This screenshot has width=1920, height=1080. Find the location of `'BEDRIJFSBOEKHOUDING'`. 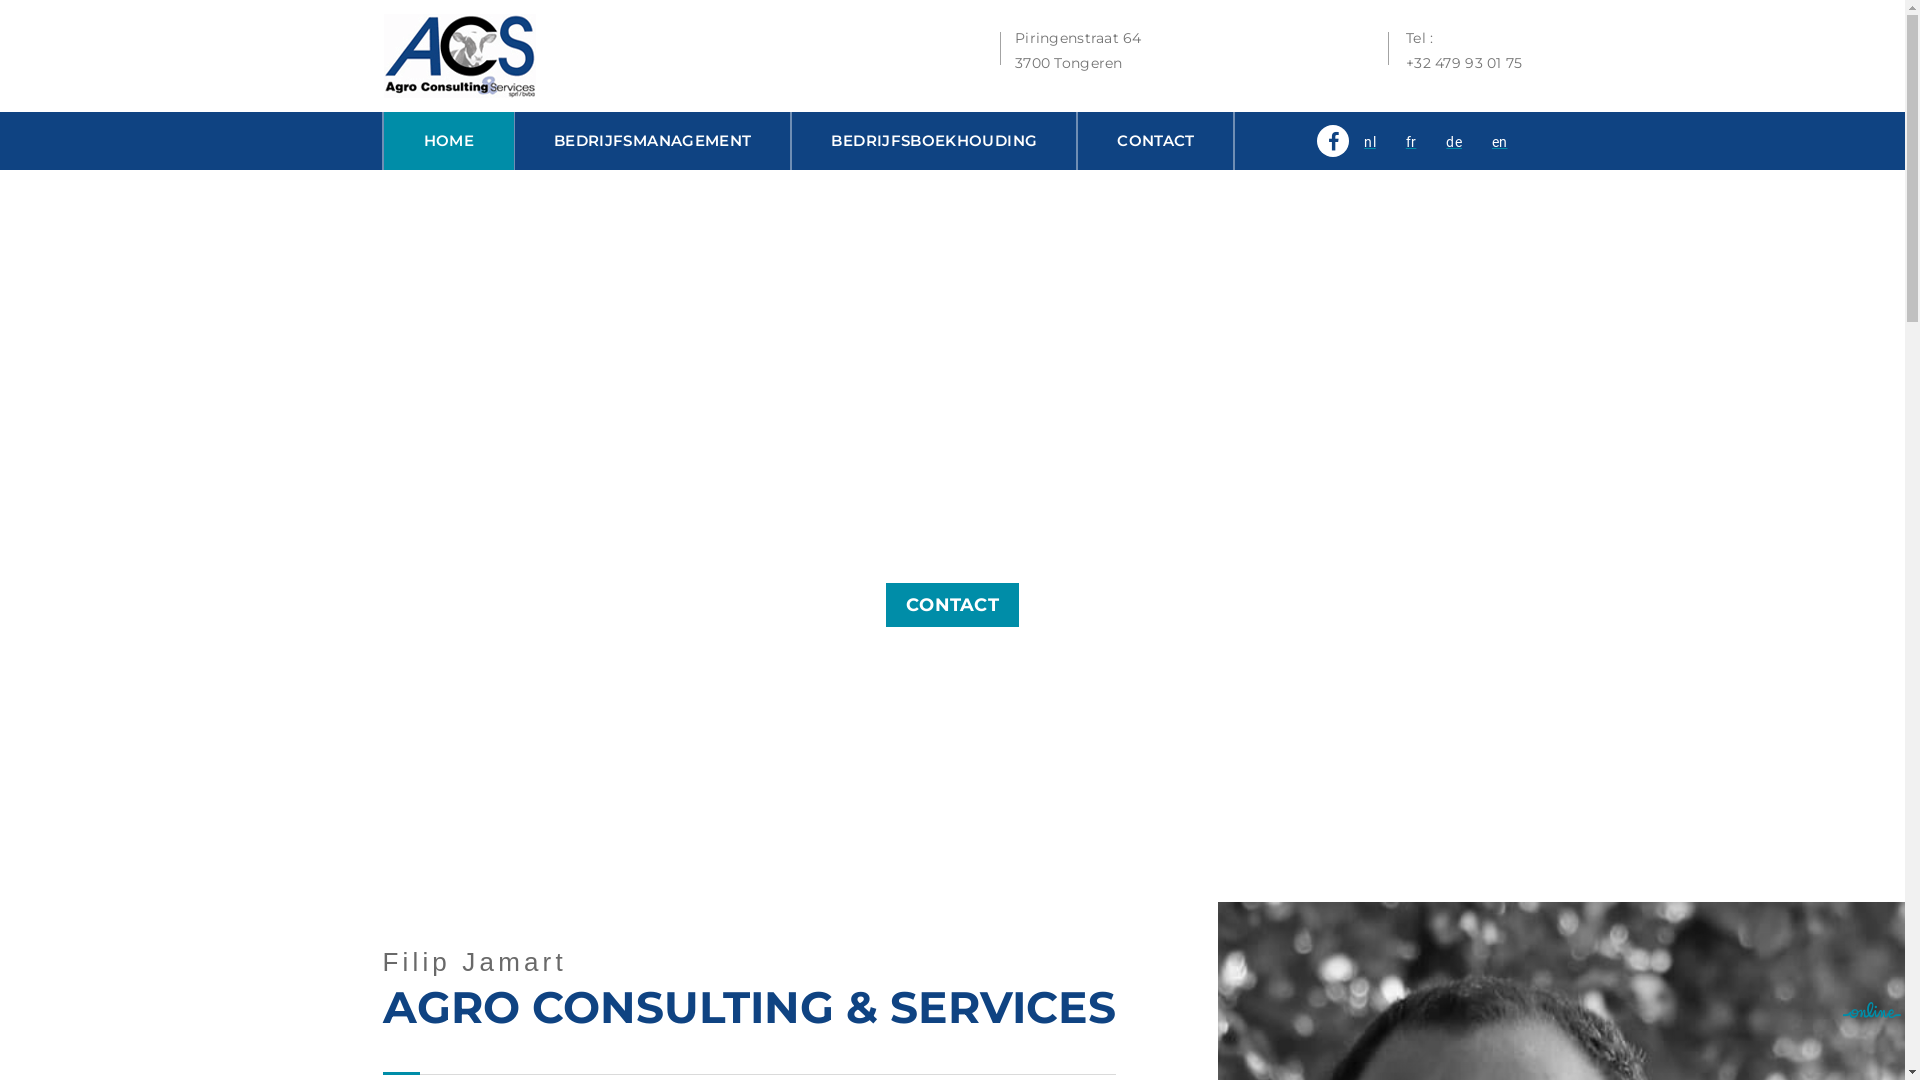

'BEDRIJFSBOEKHOUDING' is located at coordinates (933, 140).